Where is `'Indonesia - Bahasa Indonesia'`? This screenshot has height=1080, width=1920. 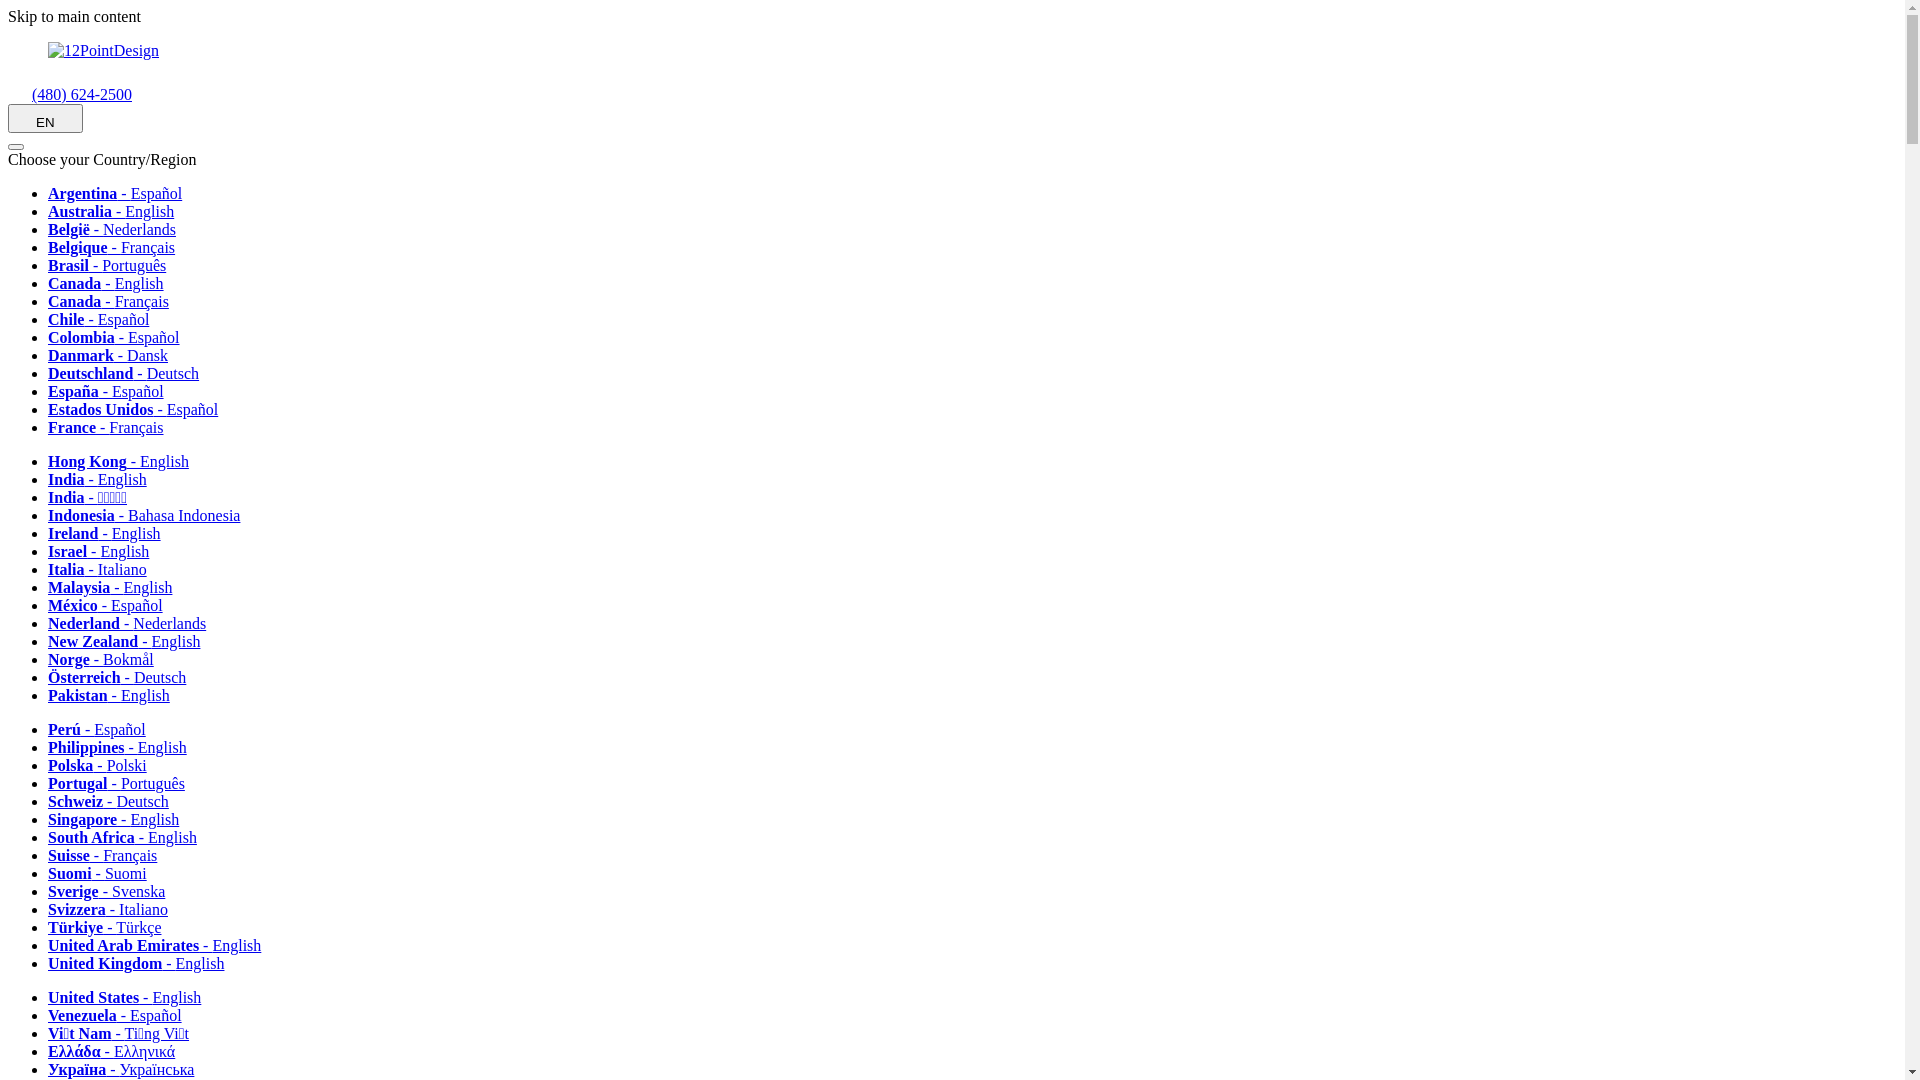 'Indonesia - Bahasa Indonesia' is located at coordinates (149, 514).